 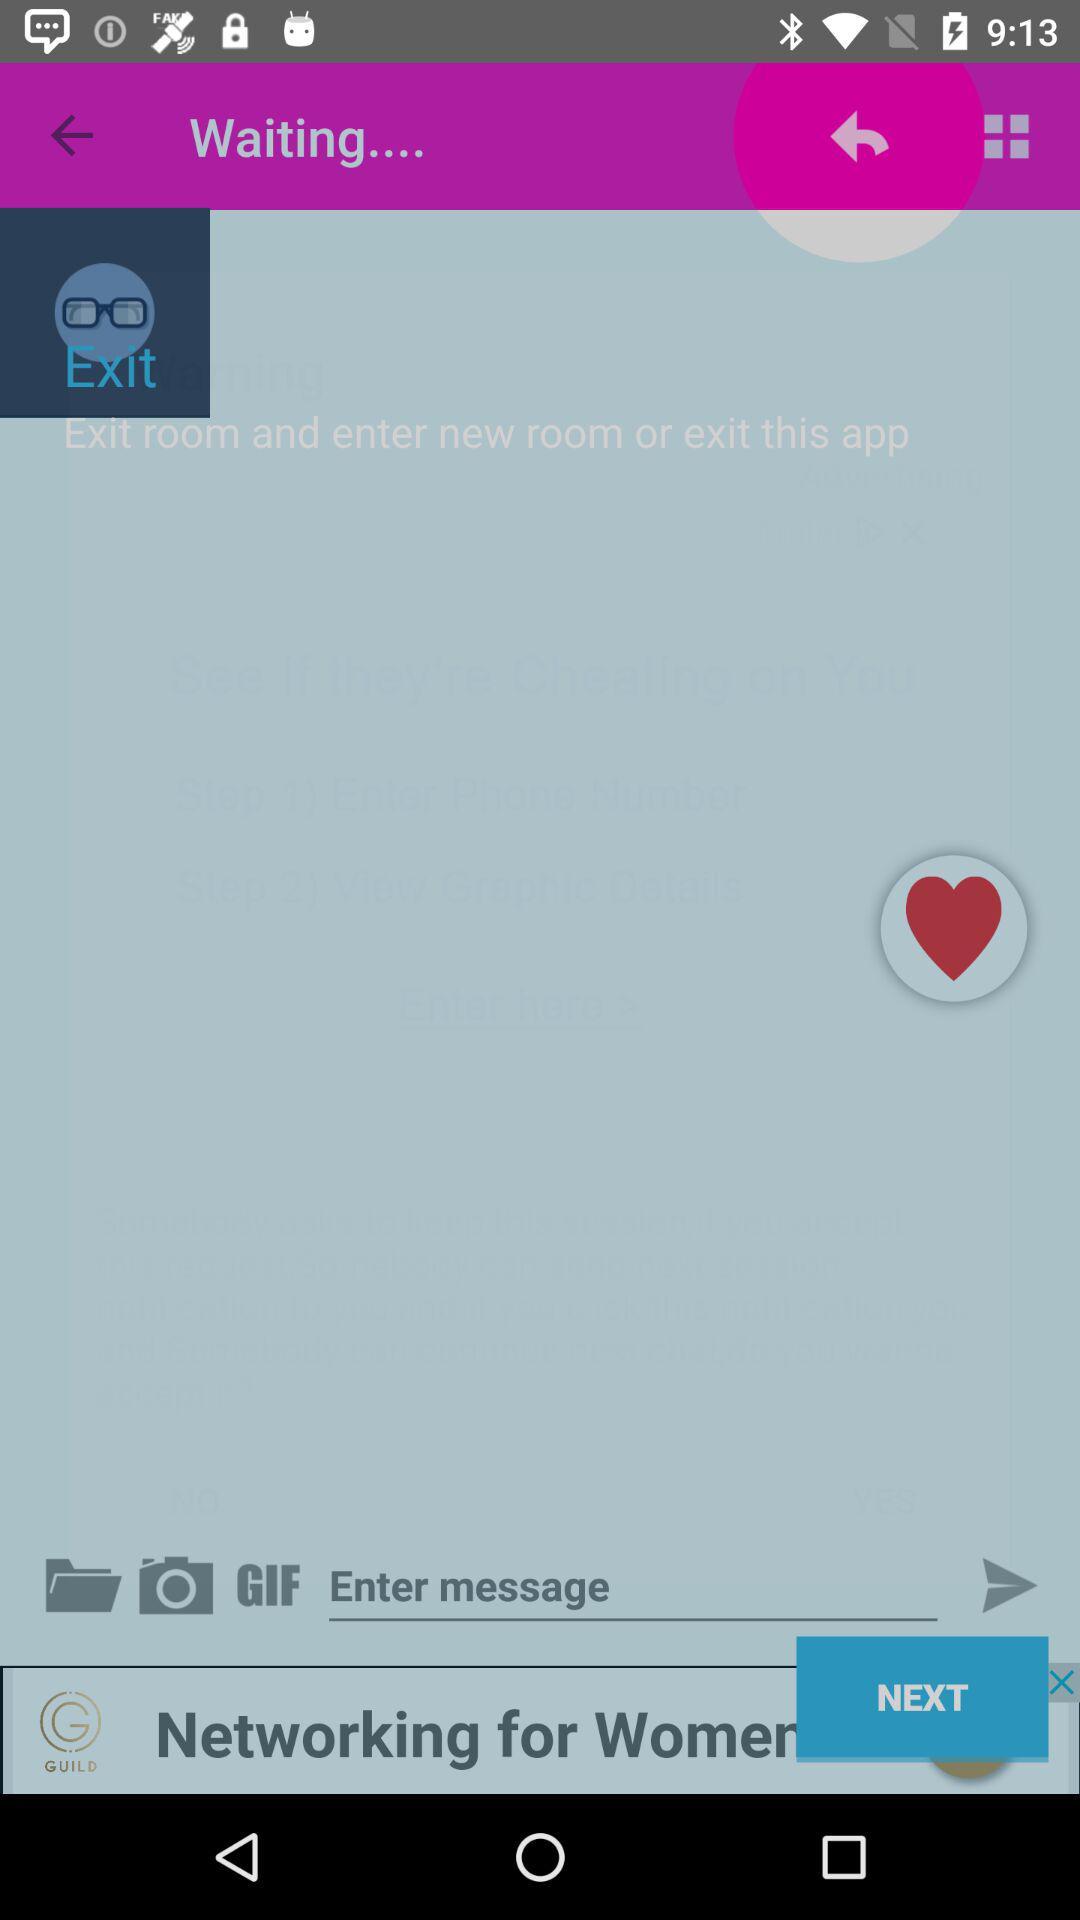 What do you see at coordinates (633, 1584) in the screenshot?
I see `text` at bounding box center [633, 1584].